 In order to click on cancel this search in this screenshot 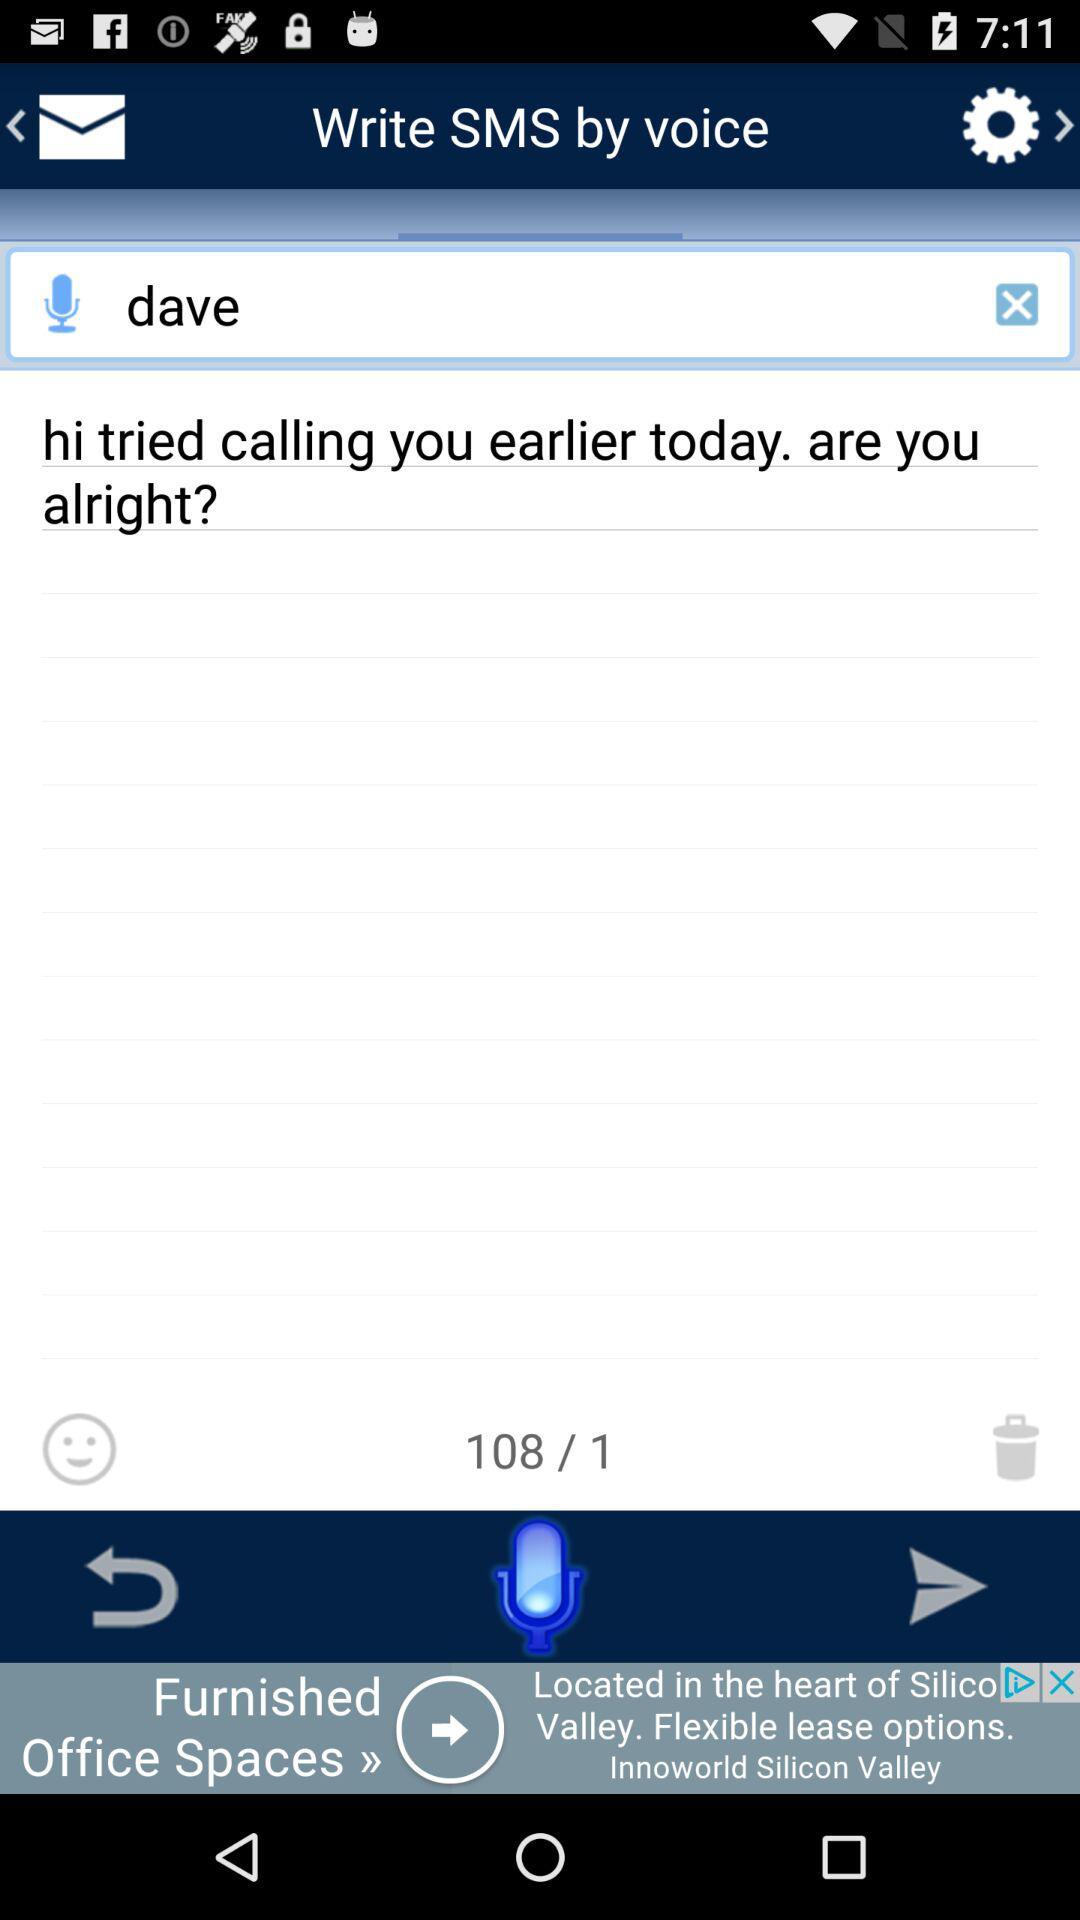, I will do `click(1017, 303)`.